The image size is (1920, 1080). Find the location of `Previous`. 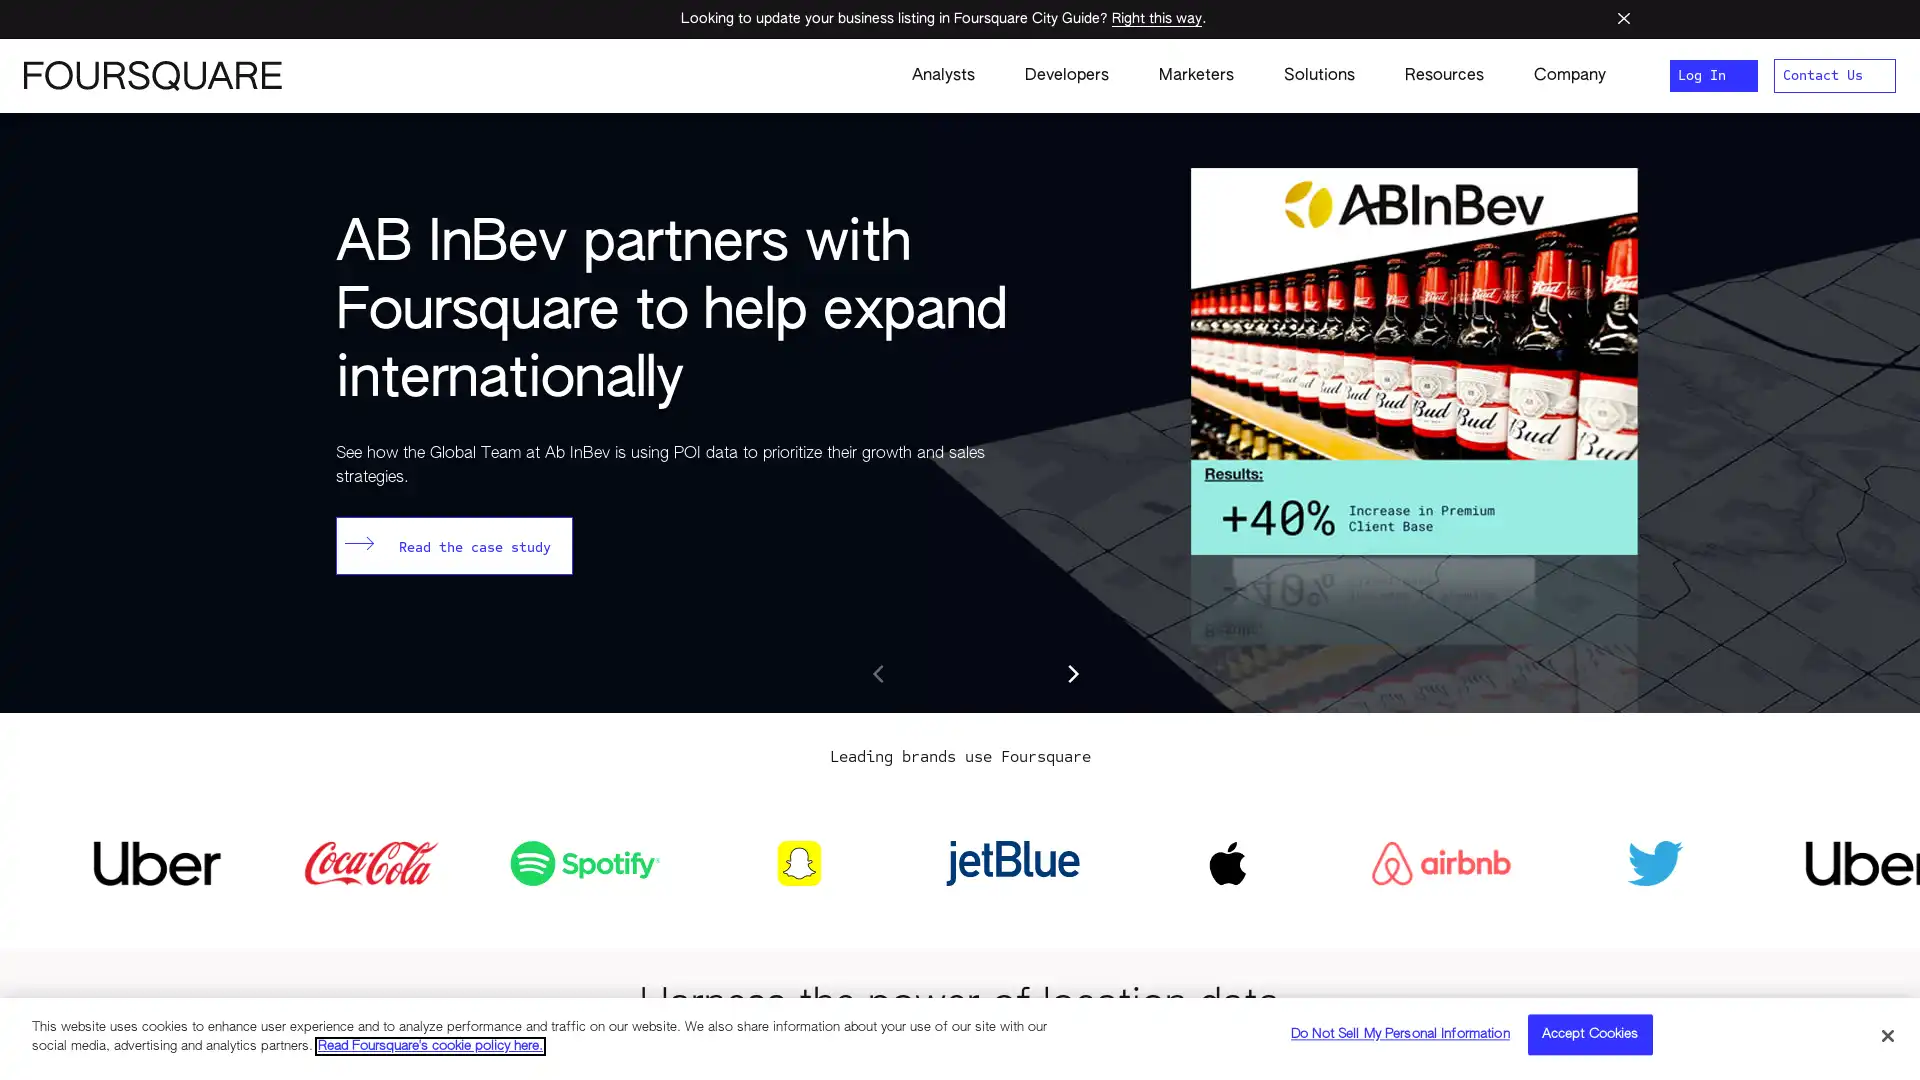

Previous is located at coordinates (880, 676).